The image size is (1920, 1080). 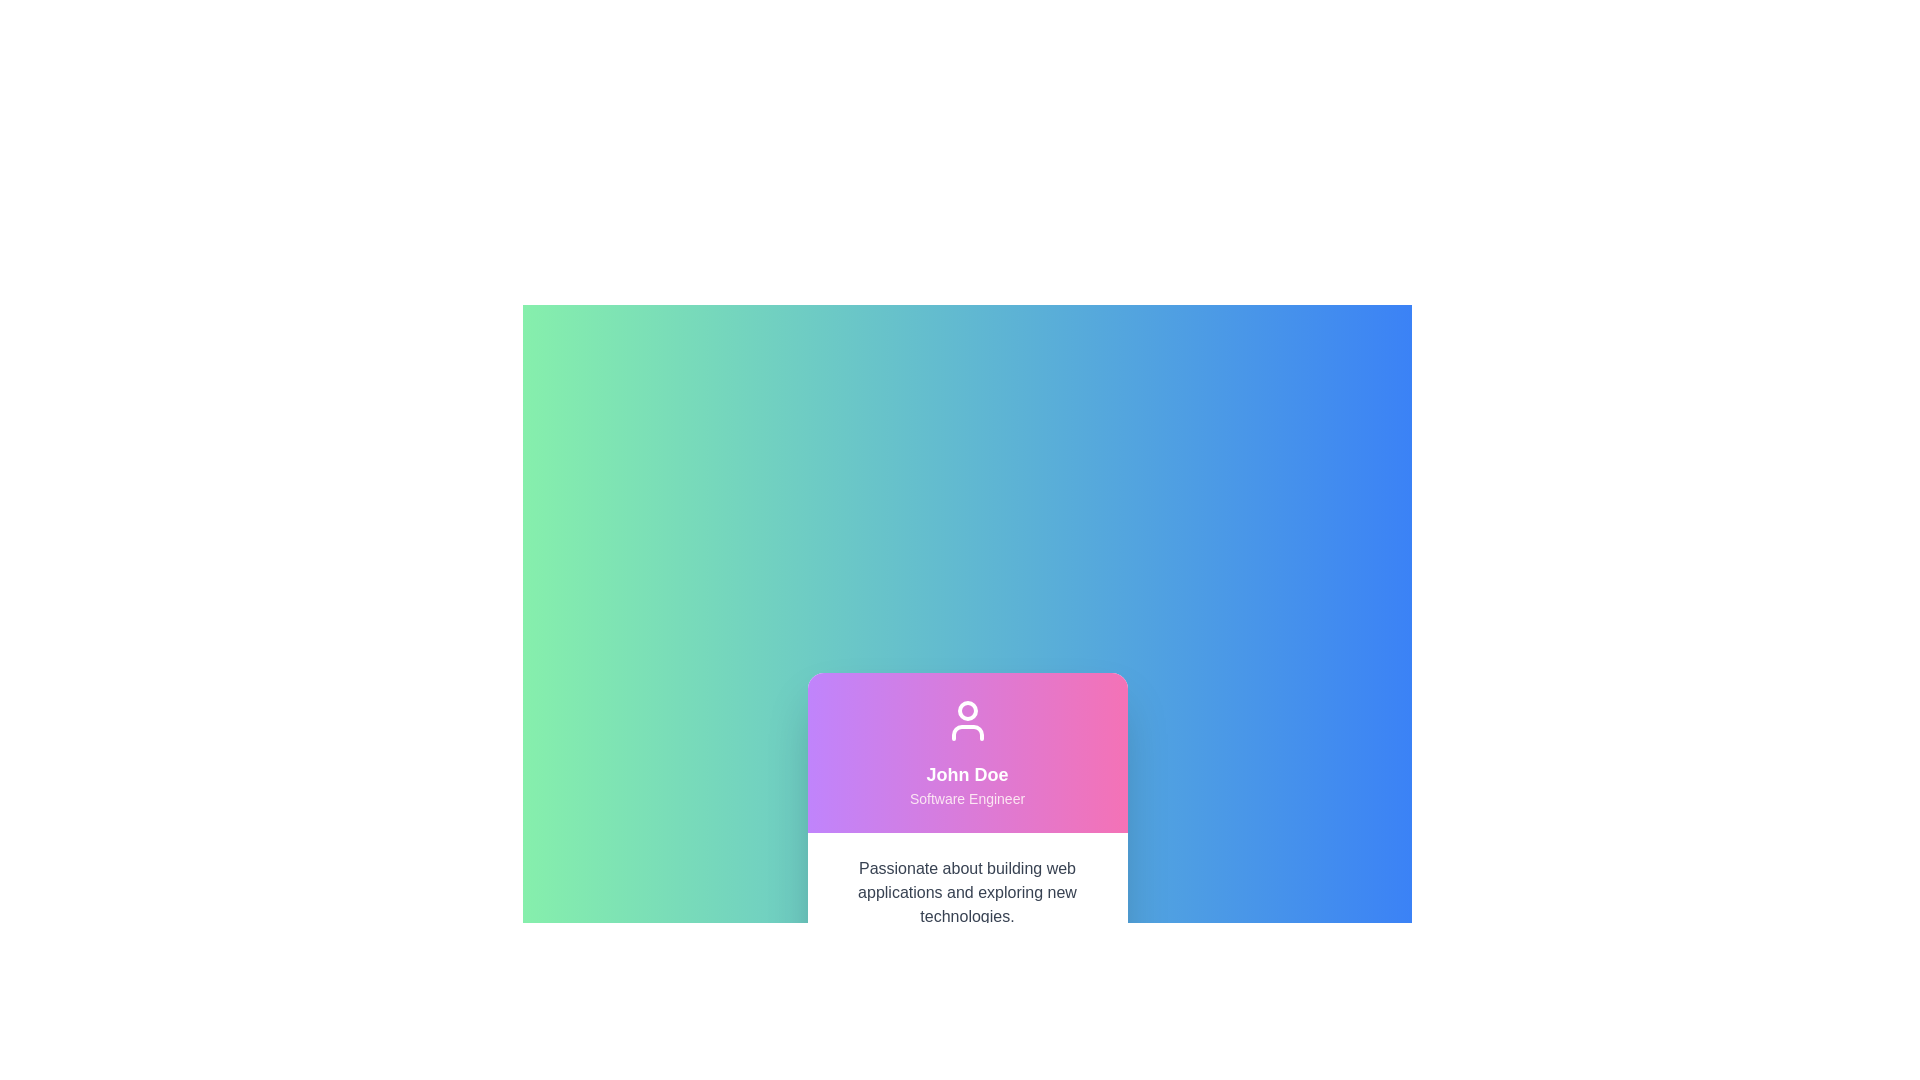 What do you see at coordinates (967, 721) in the screenshot?
I see `the user icon styled in white with a pink to purple gradient background, positioned above the text 'John Doe'` at bounding box center [967, 721].